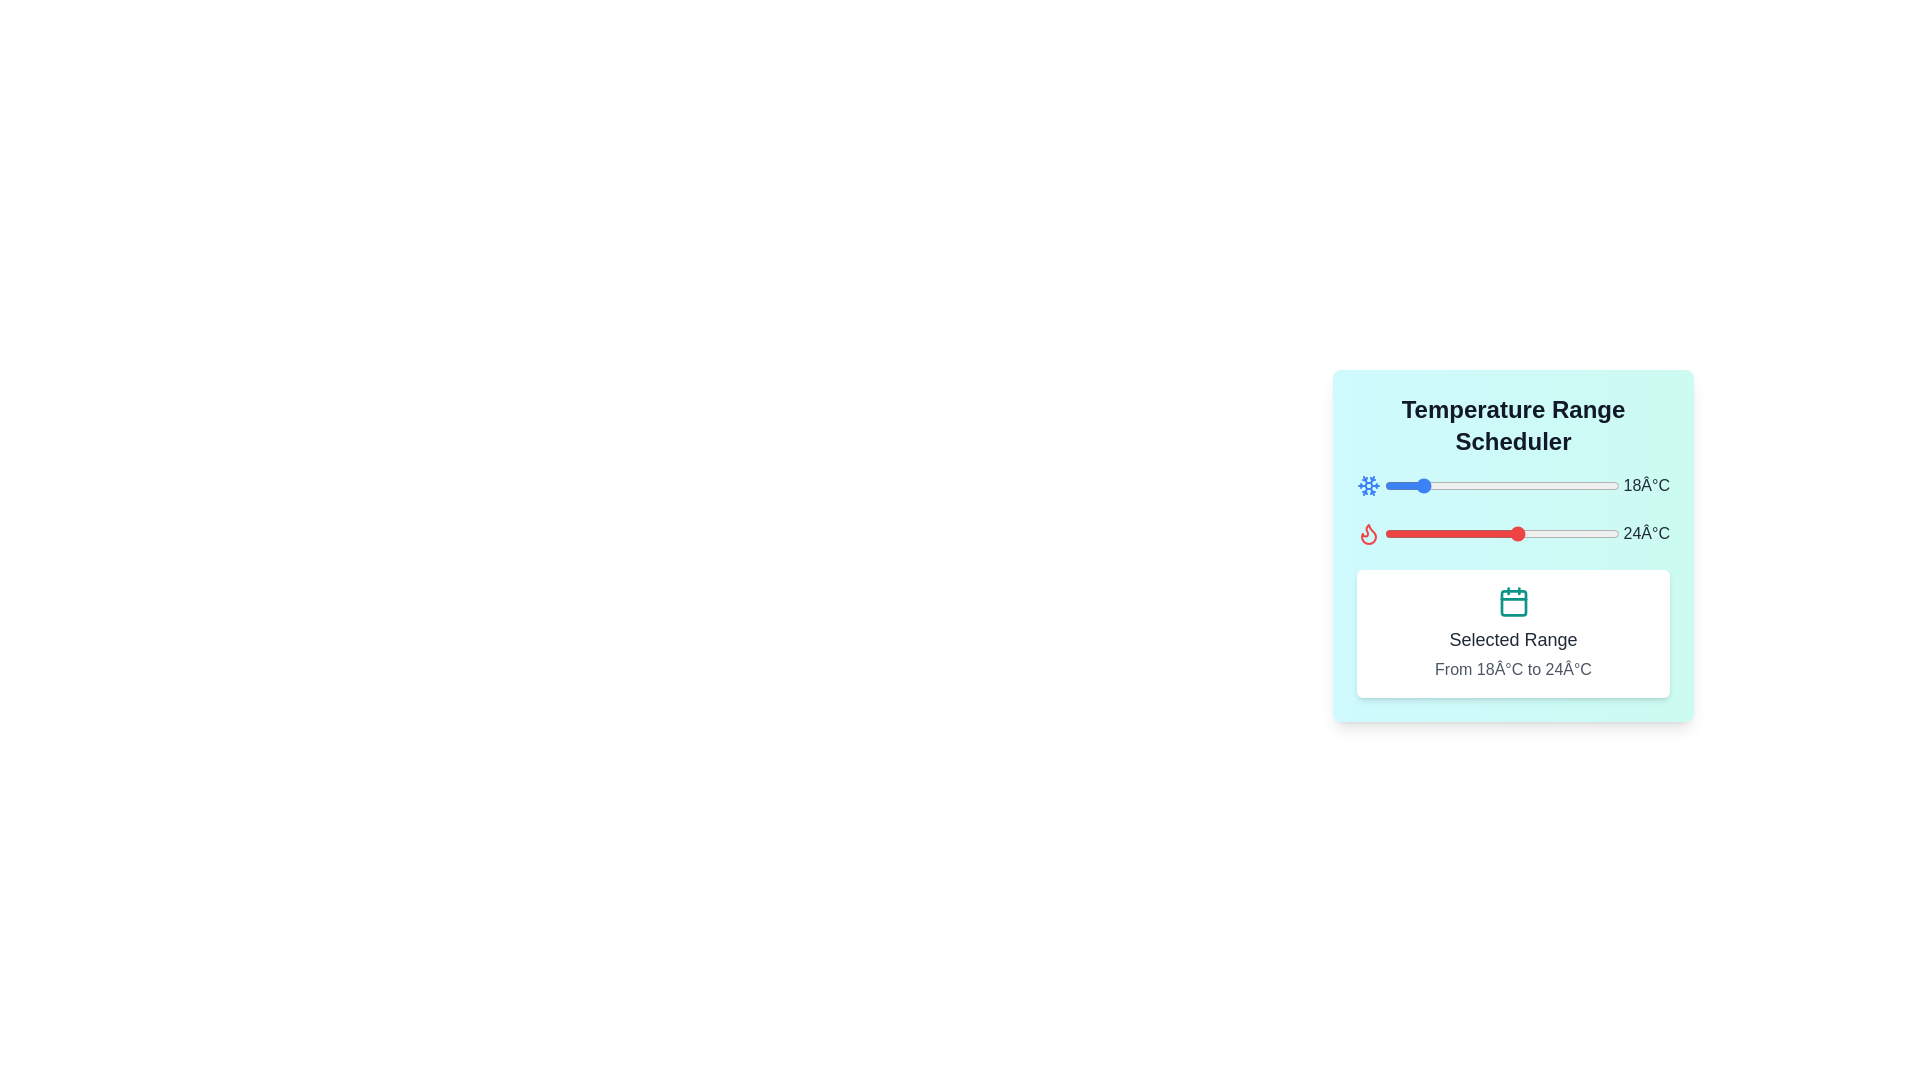 The height and width of the screenshot is (1080, 1920). Describe the element at coordinates (1383, 532) in the screenshot. I see `the temperature` at that location.